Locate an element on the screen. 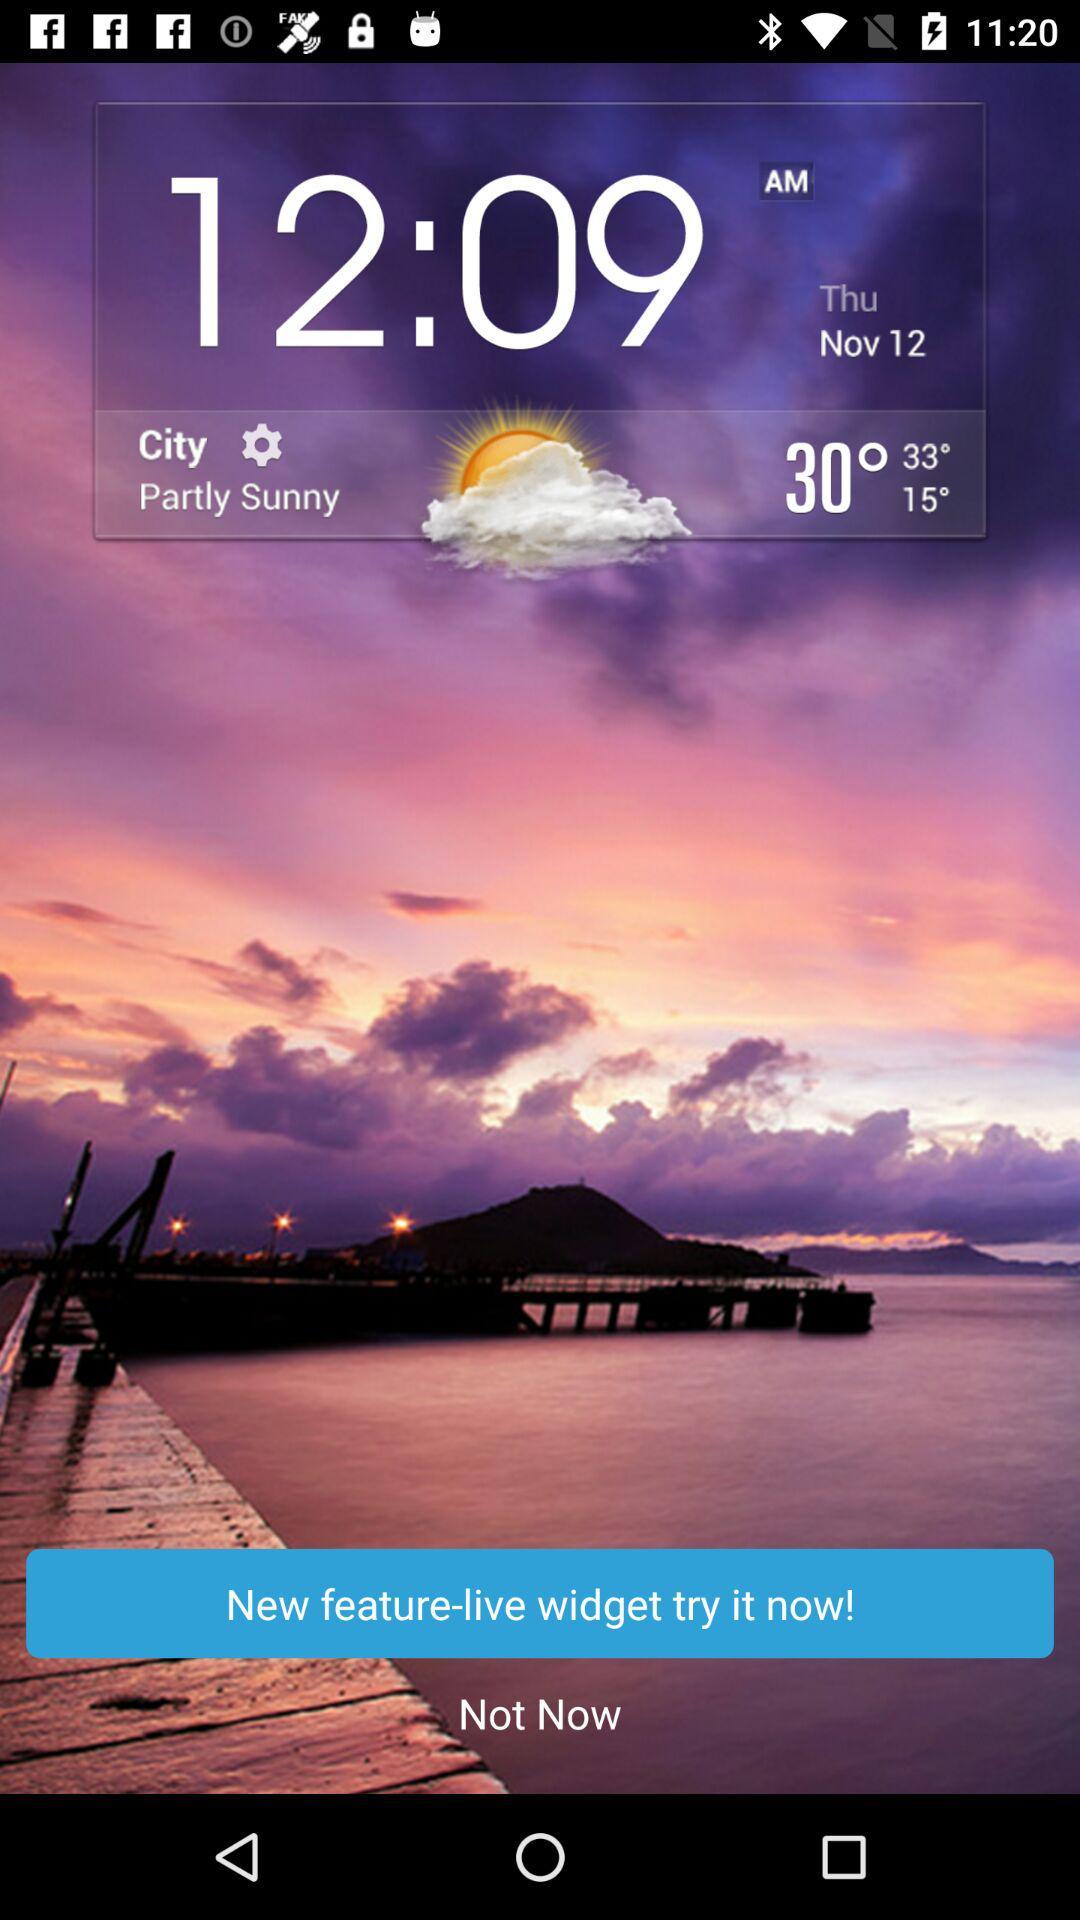 This screenshot has width=1080, height=1920. new feature live icon is located at coordinates (540, 1603).